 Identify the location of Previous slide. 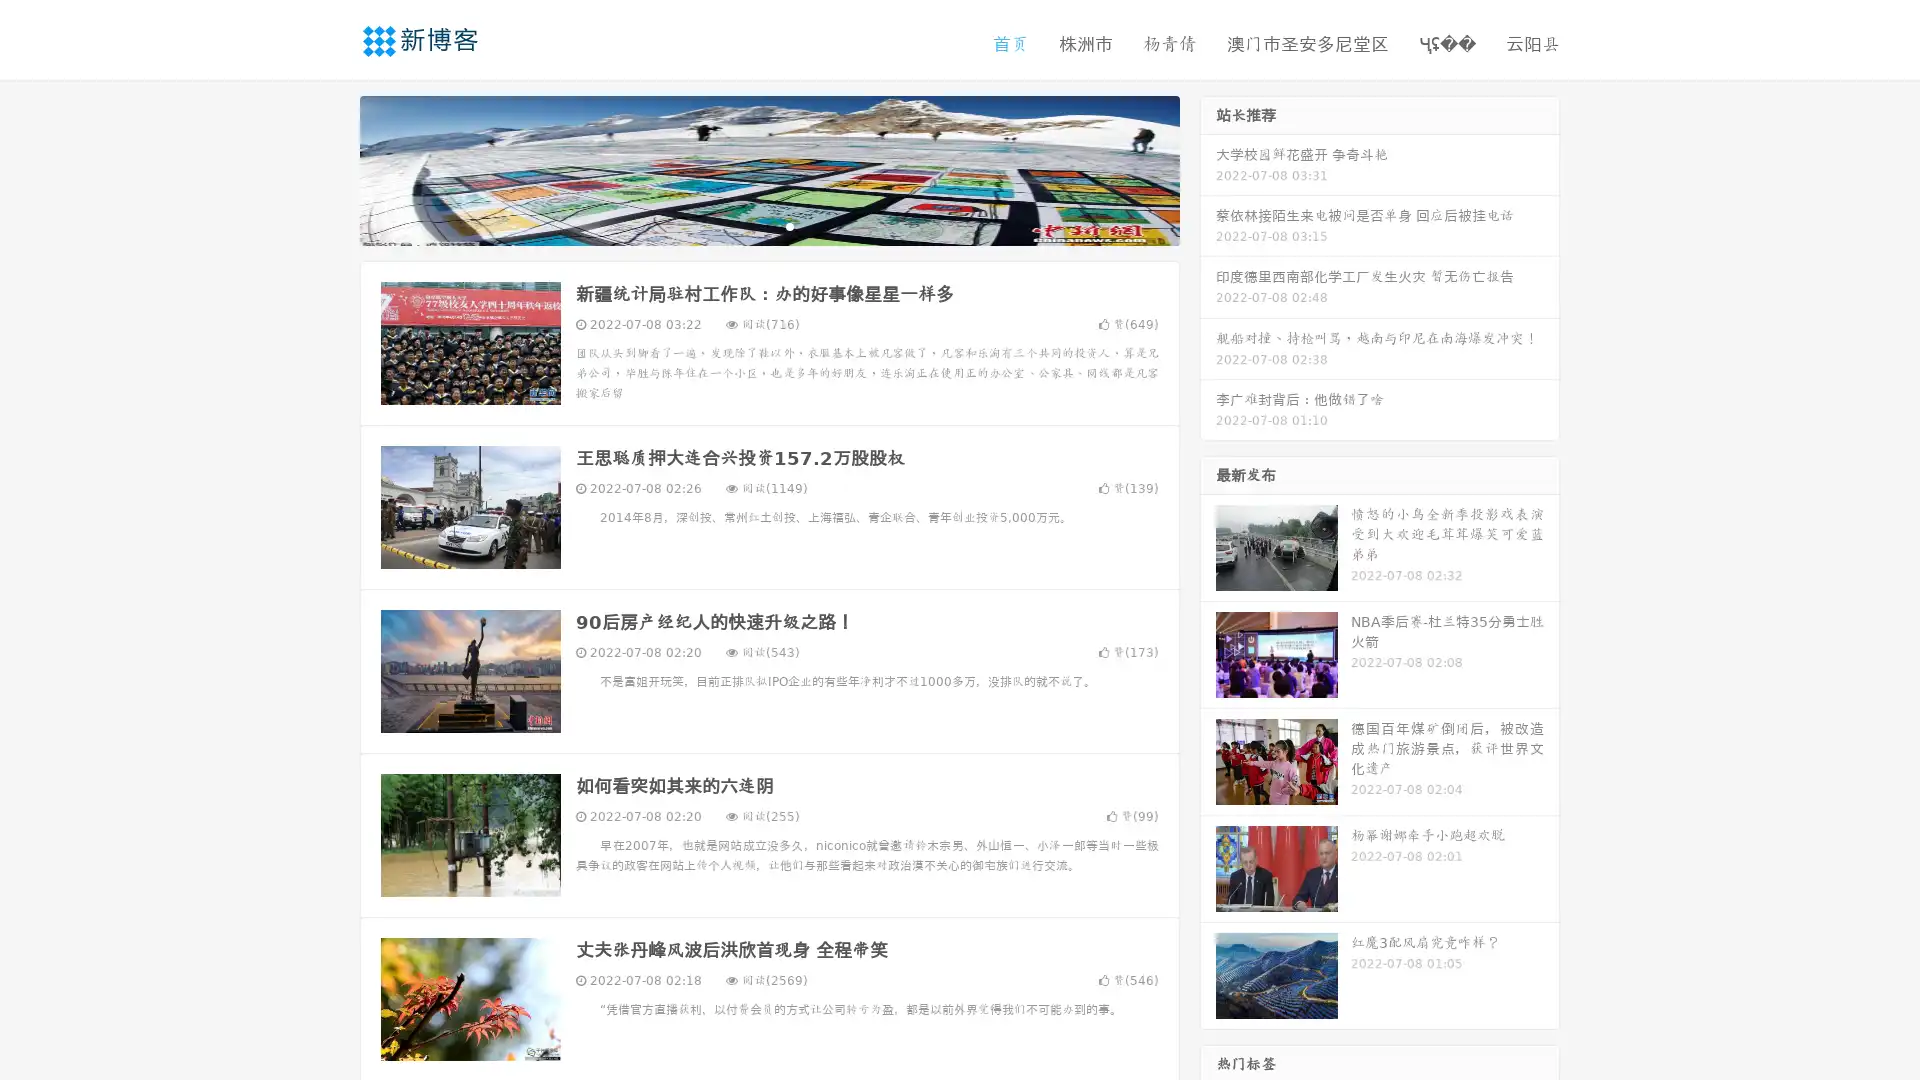
(330, 168).